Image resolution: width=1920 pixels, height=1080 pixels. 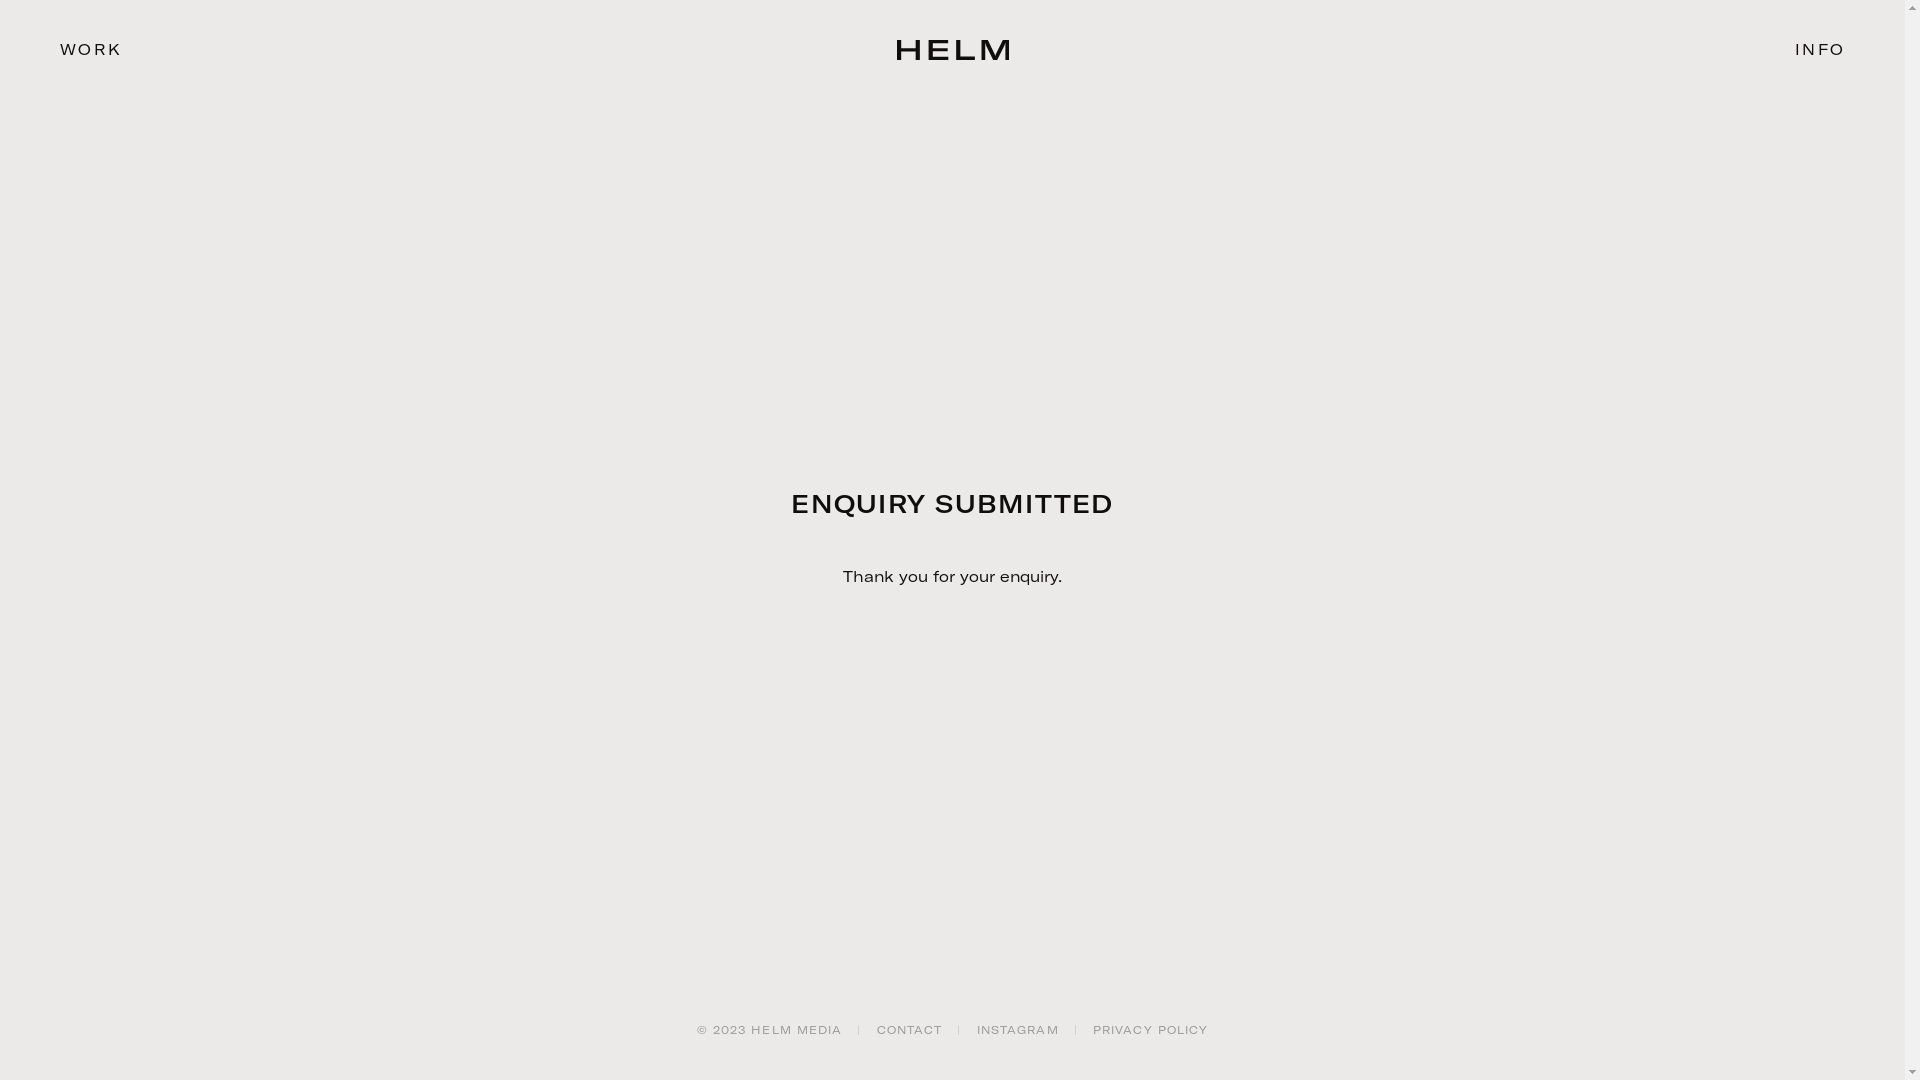 I want to click on 'WORK', so click(x=109, y=49).